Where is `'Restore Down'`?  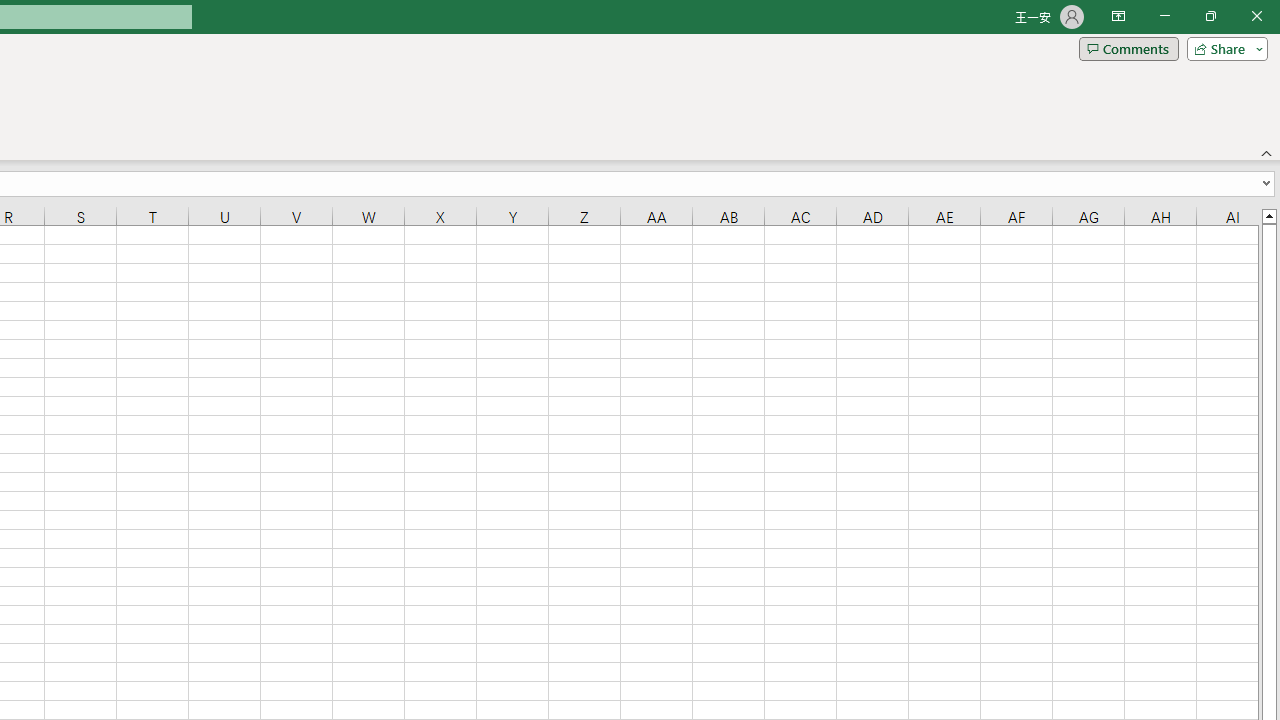 'Restore Down' is located at coordinates (1209, 16).